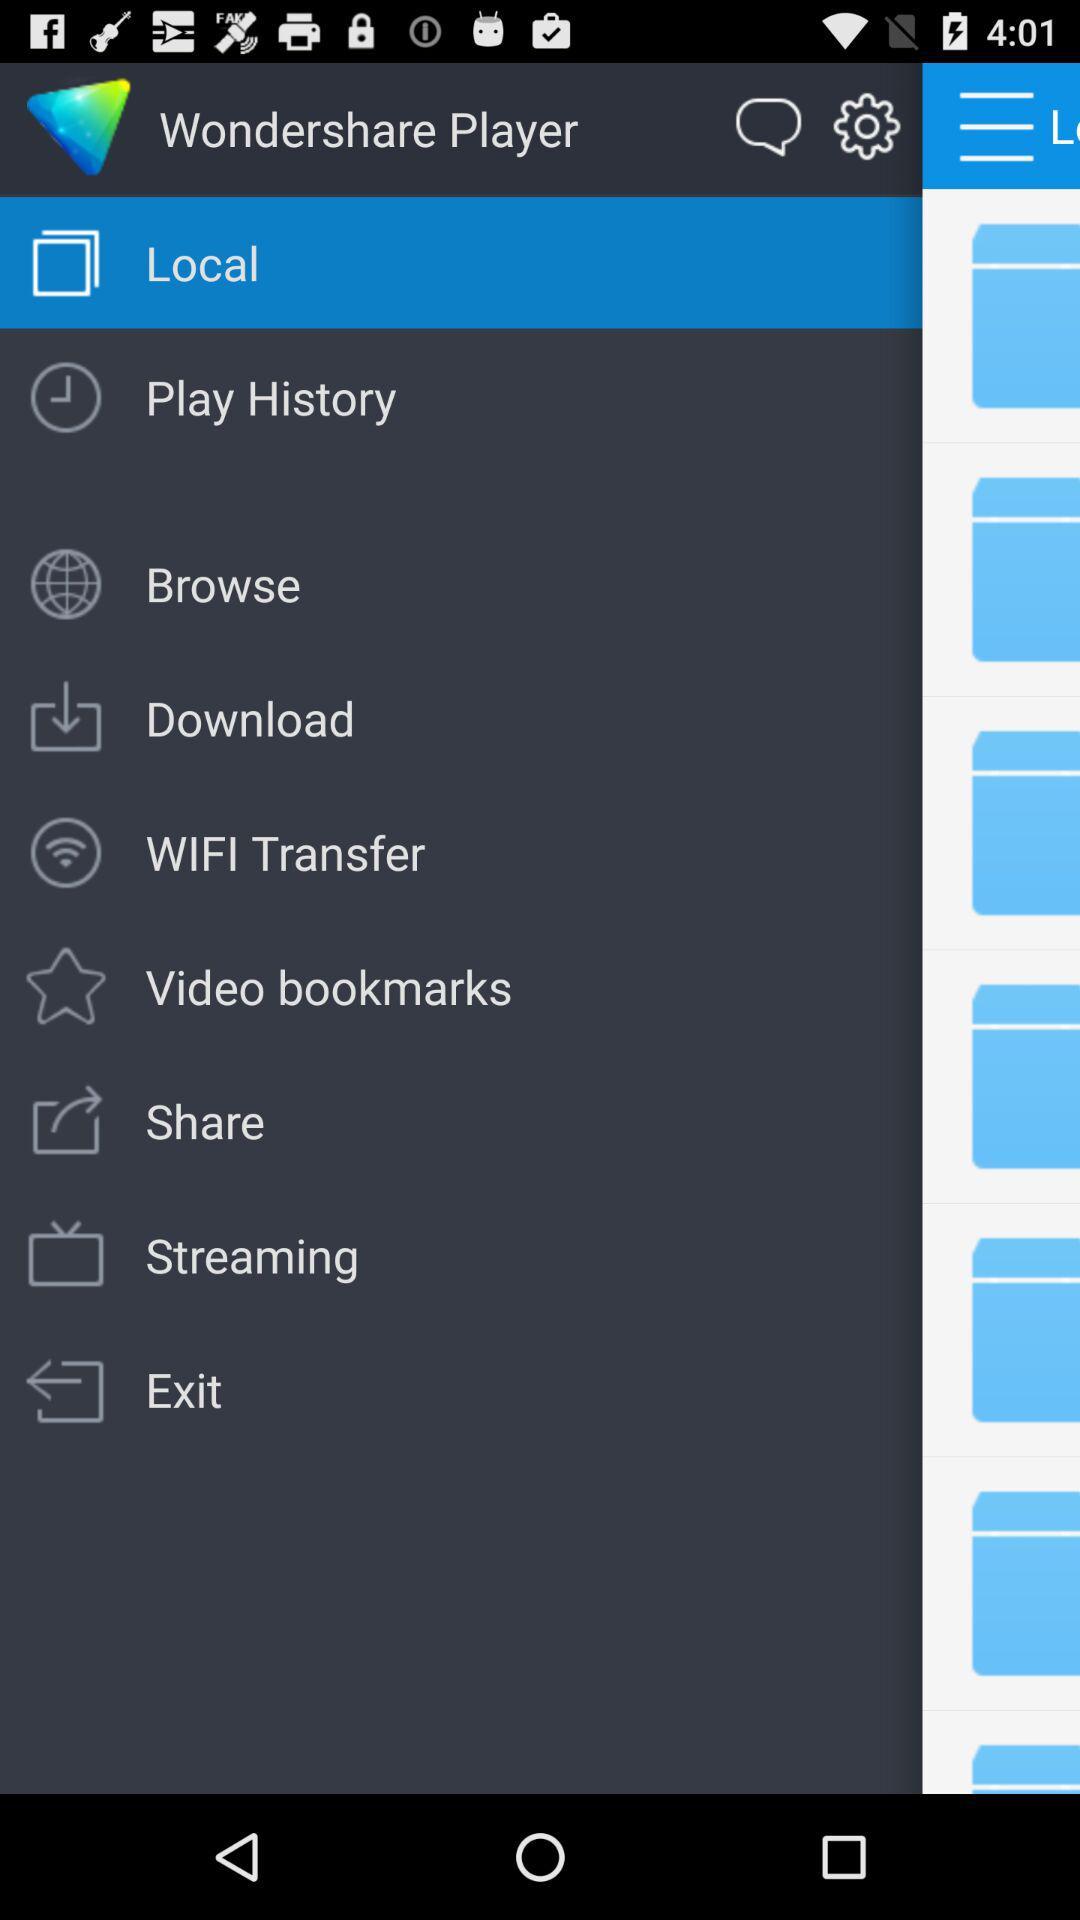 This screenshot has height=1920, width=1080. What do you see at coordinates (768, 136) in the screenshot?
I see `the chat icon` at bounding box center [768, 136].